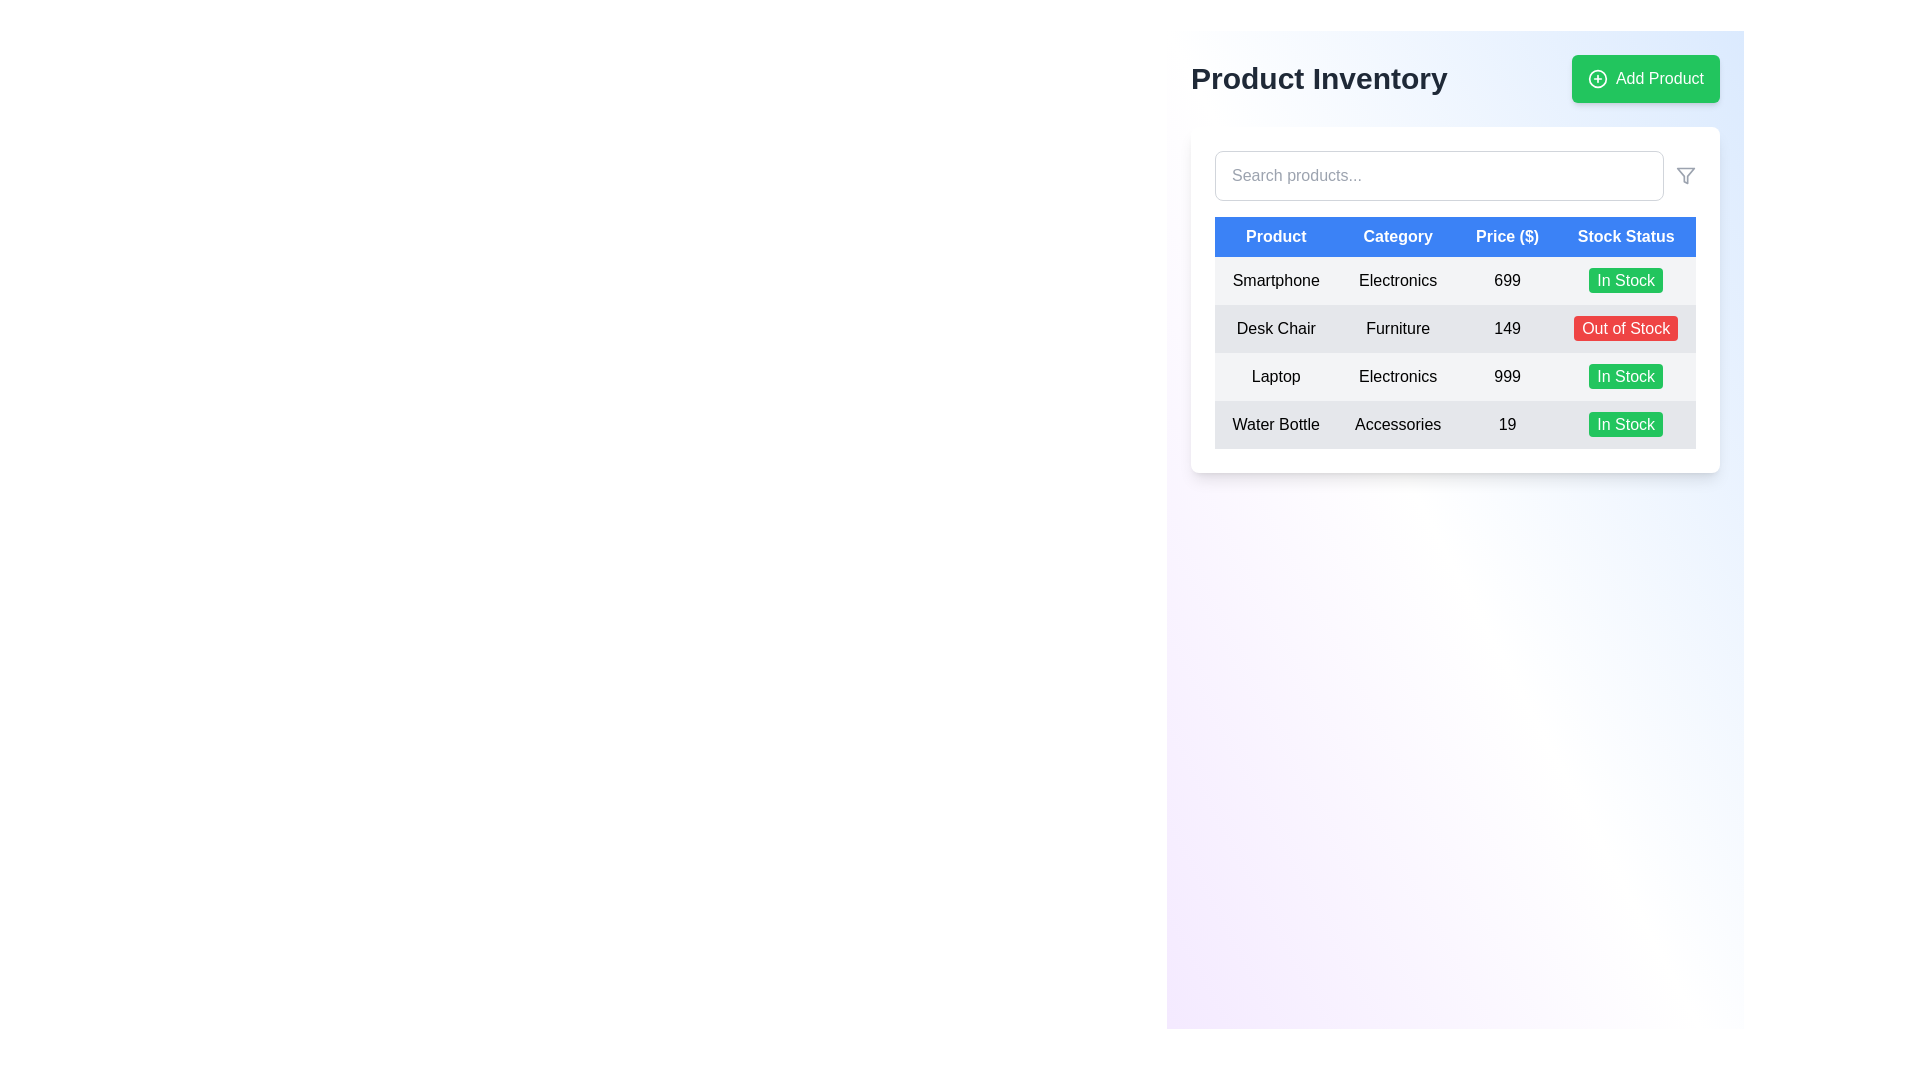 The width and height of the screenshot is (1920, 1080). I want to click on value of the price label for 'Desk Chair' located in the second row of the product inventory table under the 'Price ($)' column, so click(1507, 327).